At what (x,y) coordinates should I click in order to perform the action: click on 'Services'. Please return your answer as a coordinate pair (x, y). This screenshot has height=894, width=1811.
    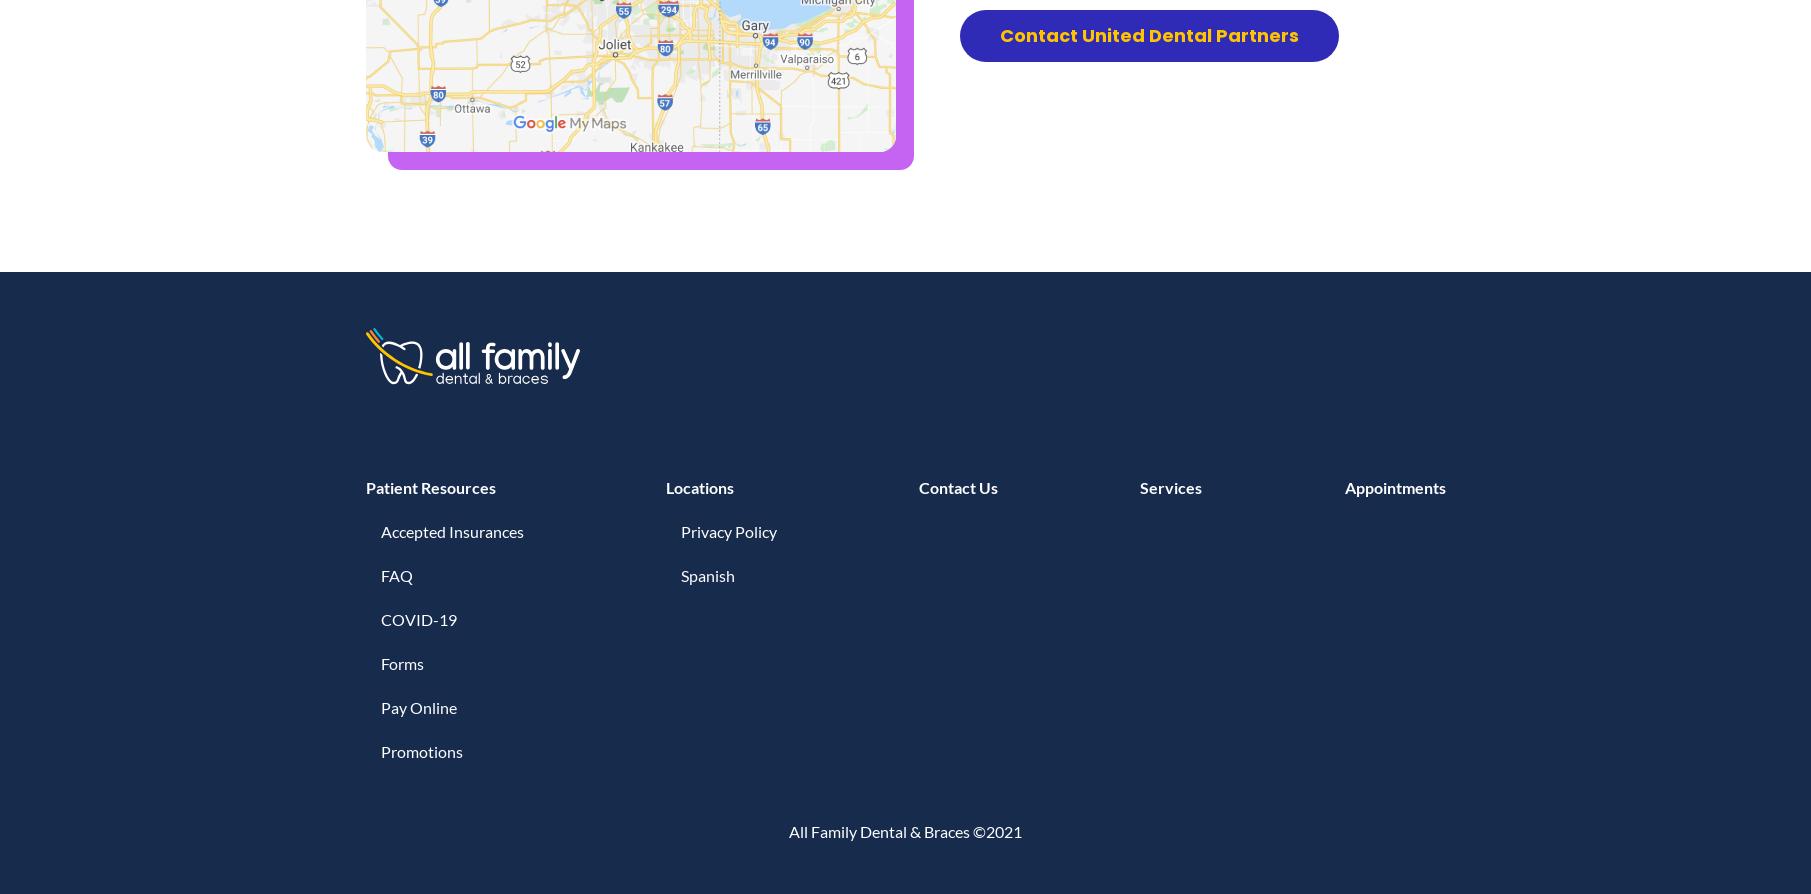
    Looking at the image, I should click on (1169, 487).